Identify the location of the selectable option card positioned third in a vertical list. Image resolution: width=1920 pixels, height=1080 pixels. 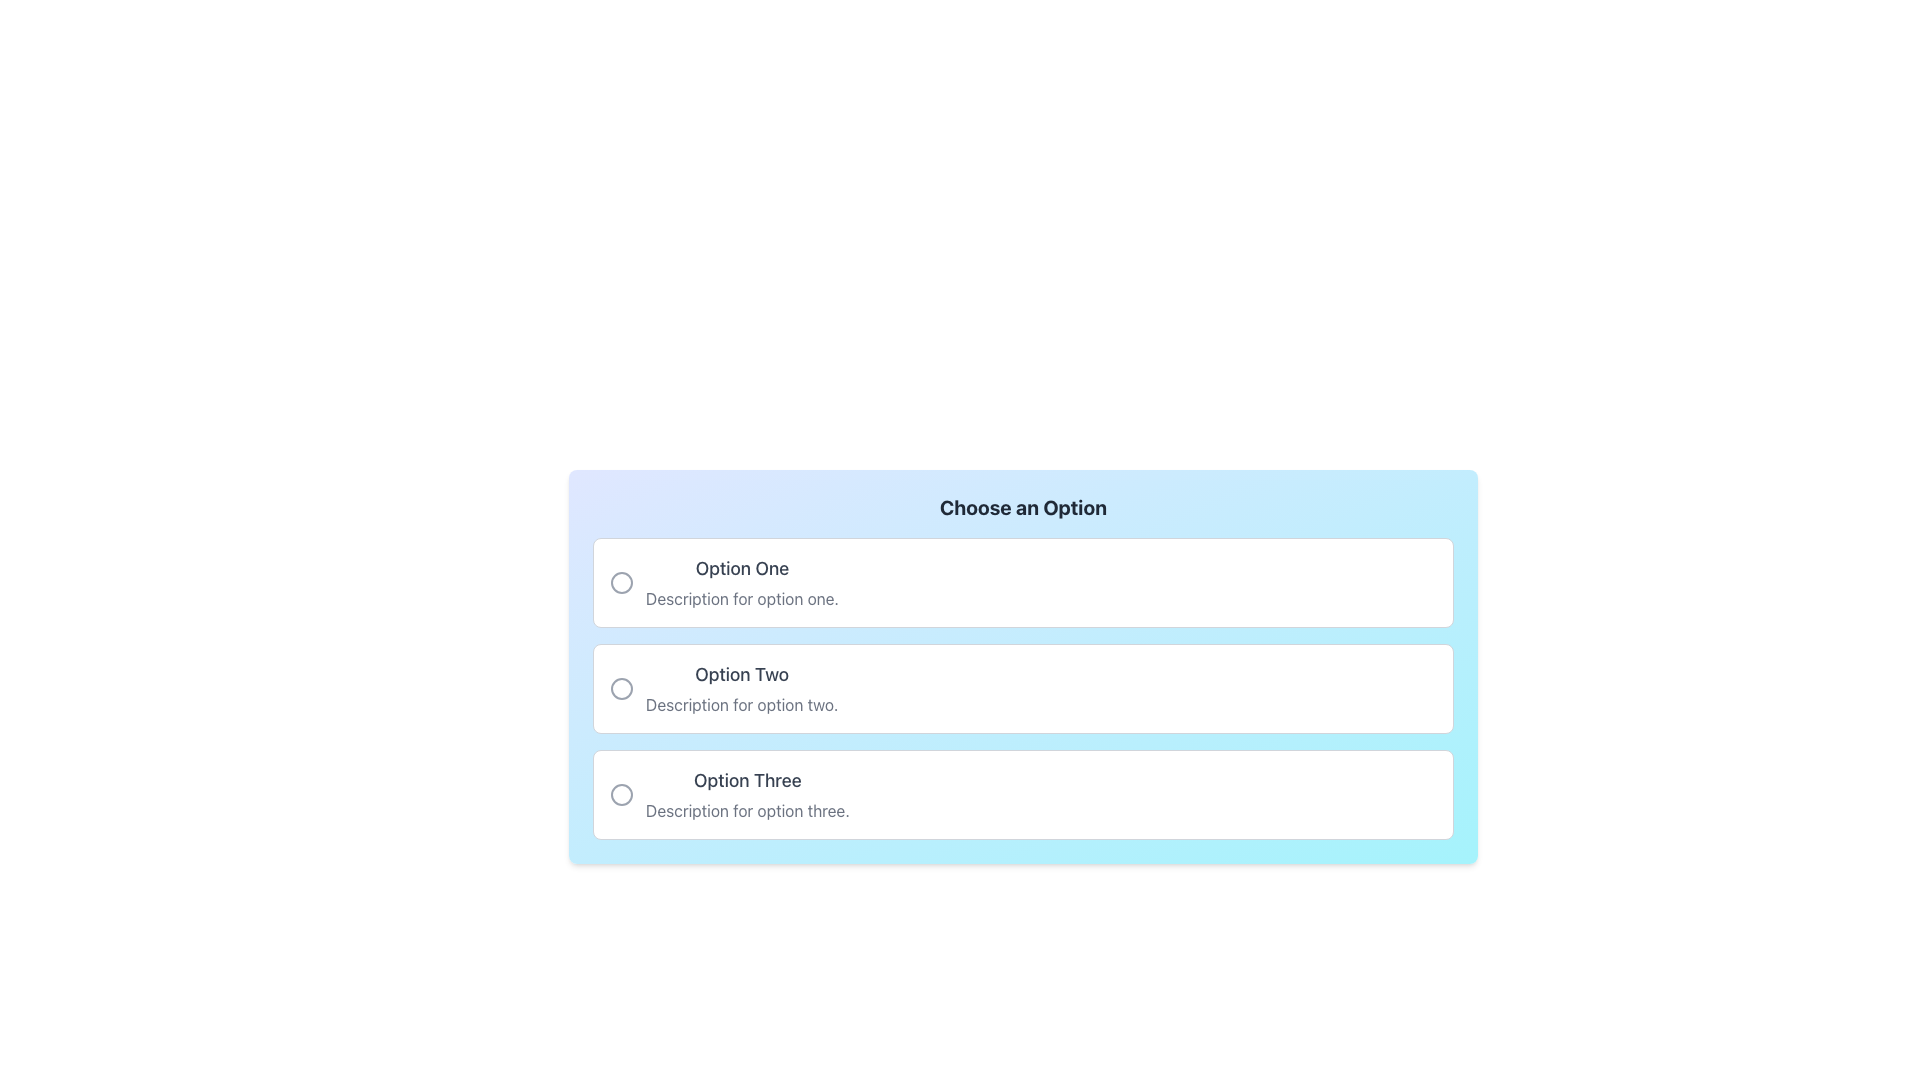
(1023, 793).